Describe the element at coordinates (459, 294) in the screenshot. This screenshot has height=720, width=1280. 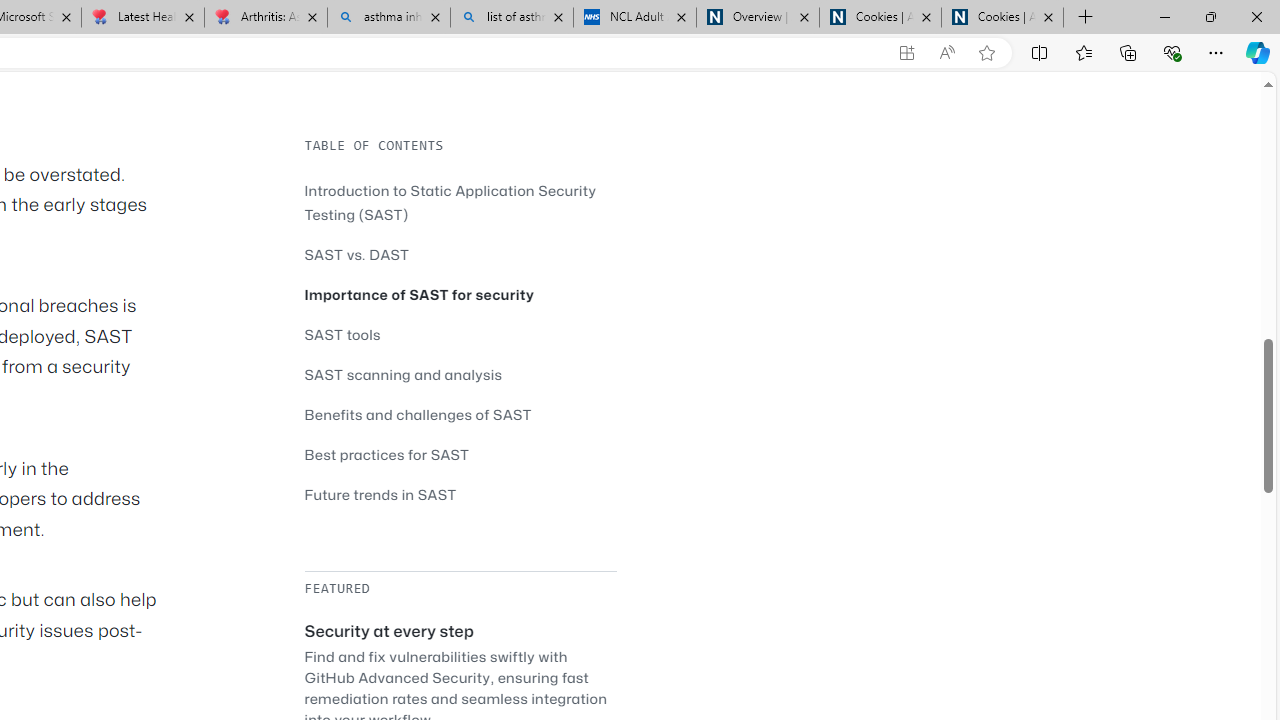
I see `'Importance of SAST for security'` at that location.